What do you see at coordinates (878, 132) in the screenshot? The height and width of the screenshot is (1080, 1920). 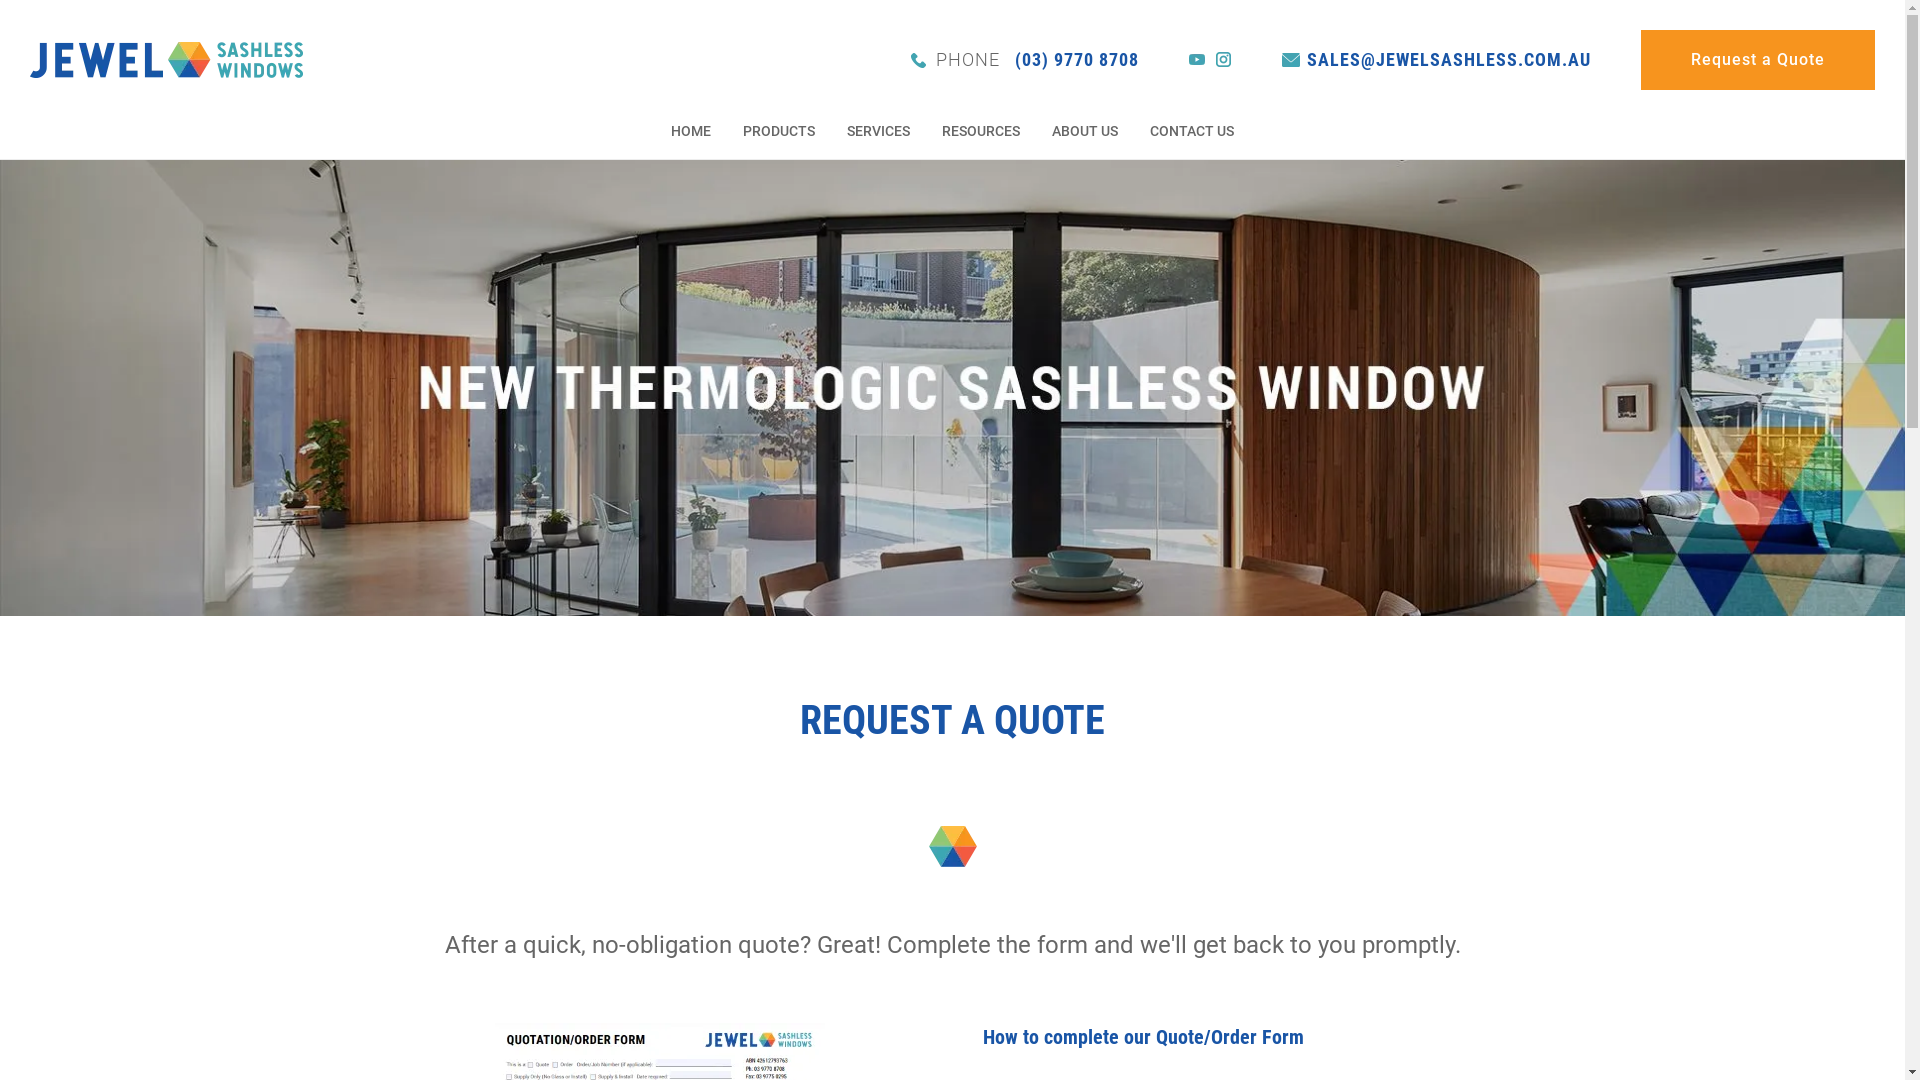 I see `'SERVICES'` at bounding box center [878, 132].